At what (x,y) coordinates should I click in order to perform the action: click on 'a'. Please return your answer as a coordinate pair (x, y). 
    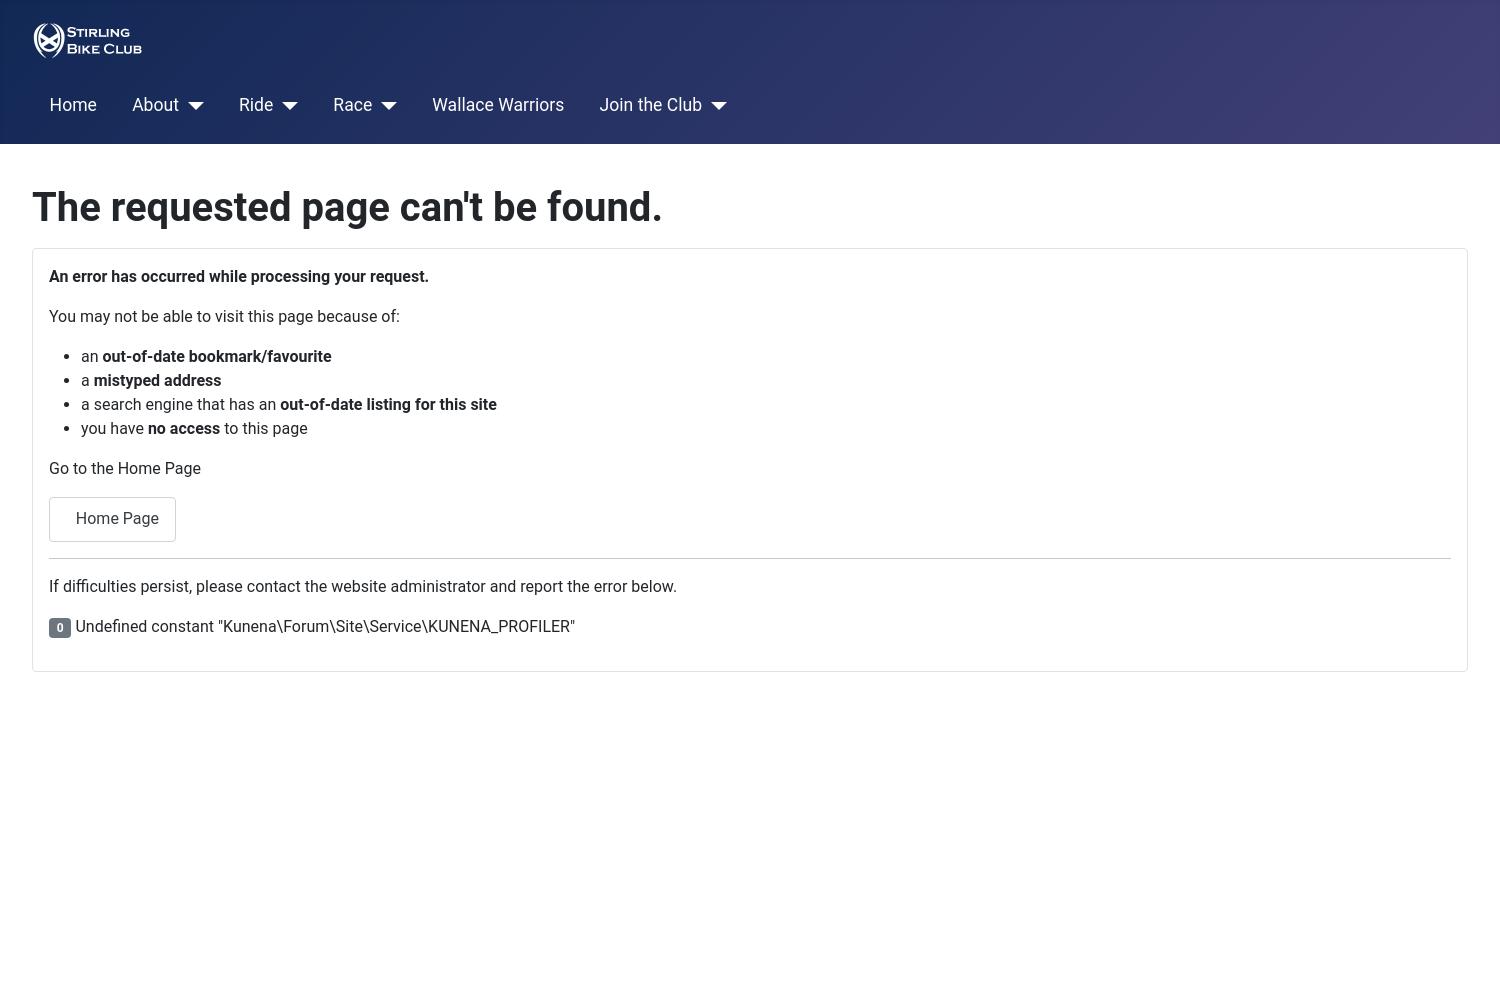
    Looking at the image, I should click on (80, 379).